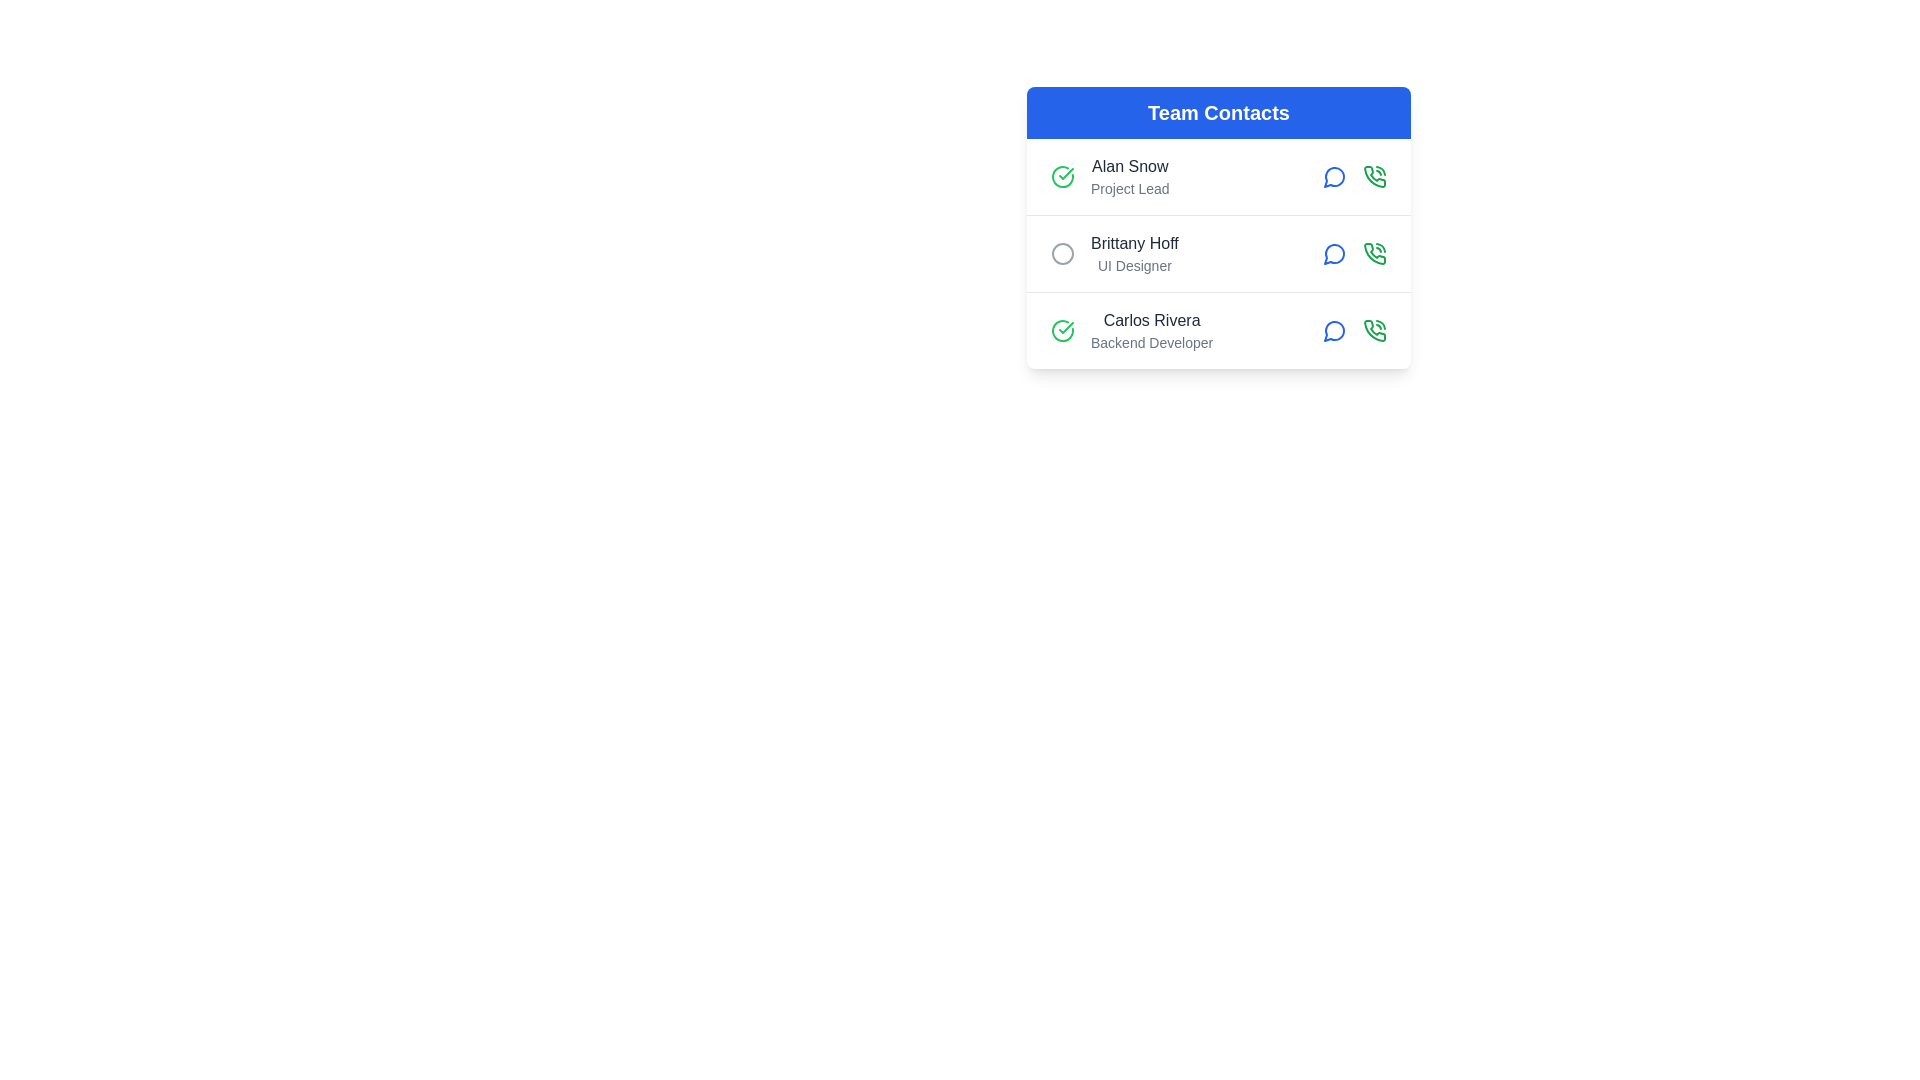 The width and height of the screenshot is (1920, 1080). I want to click on the call icon for Carlos Rivera, so click(1373, 330).